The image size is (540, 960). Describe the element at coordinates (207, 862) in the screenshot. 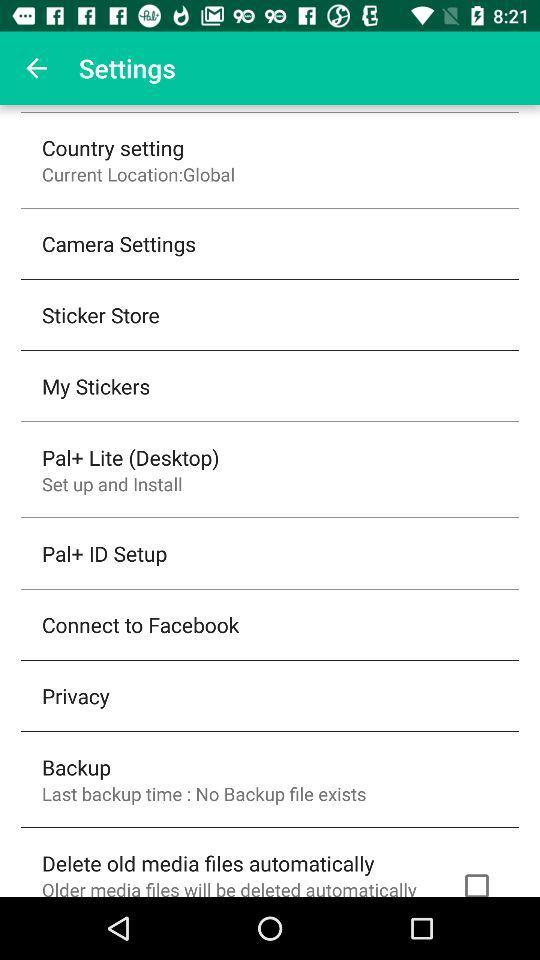

I see `icon above the older media files` at that location.